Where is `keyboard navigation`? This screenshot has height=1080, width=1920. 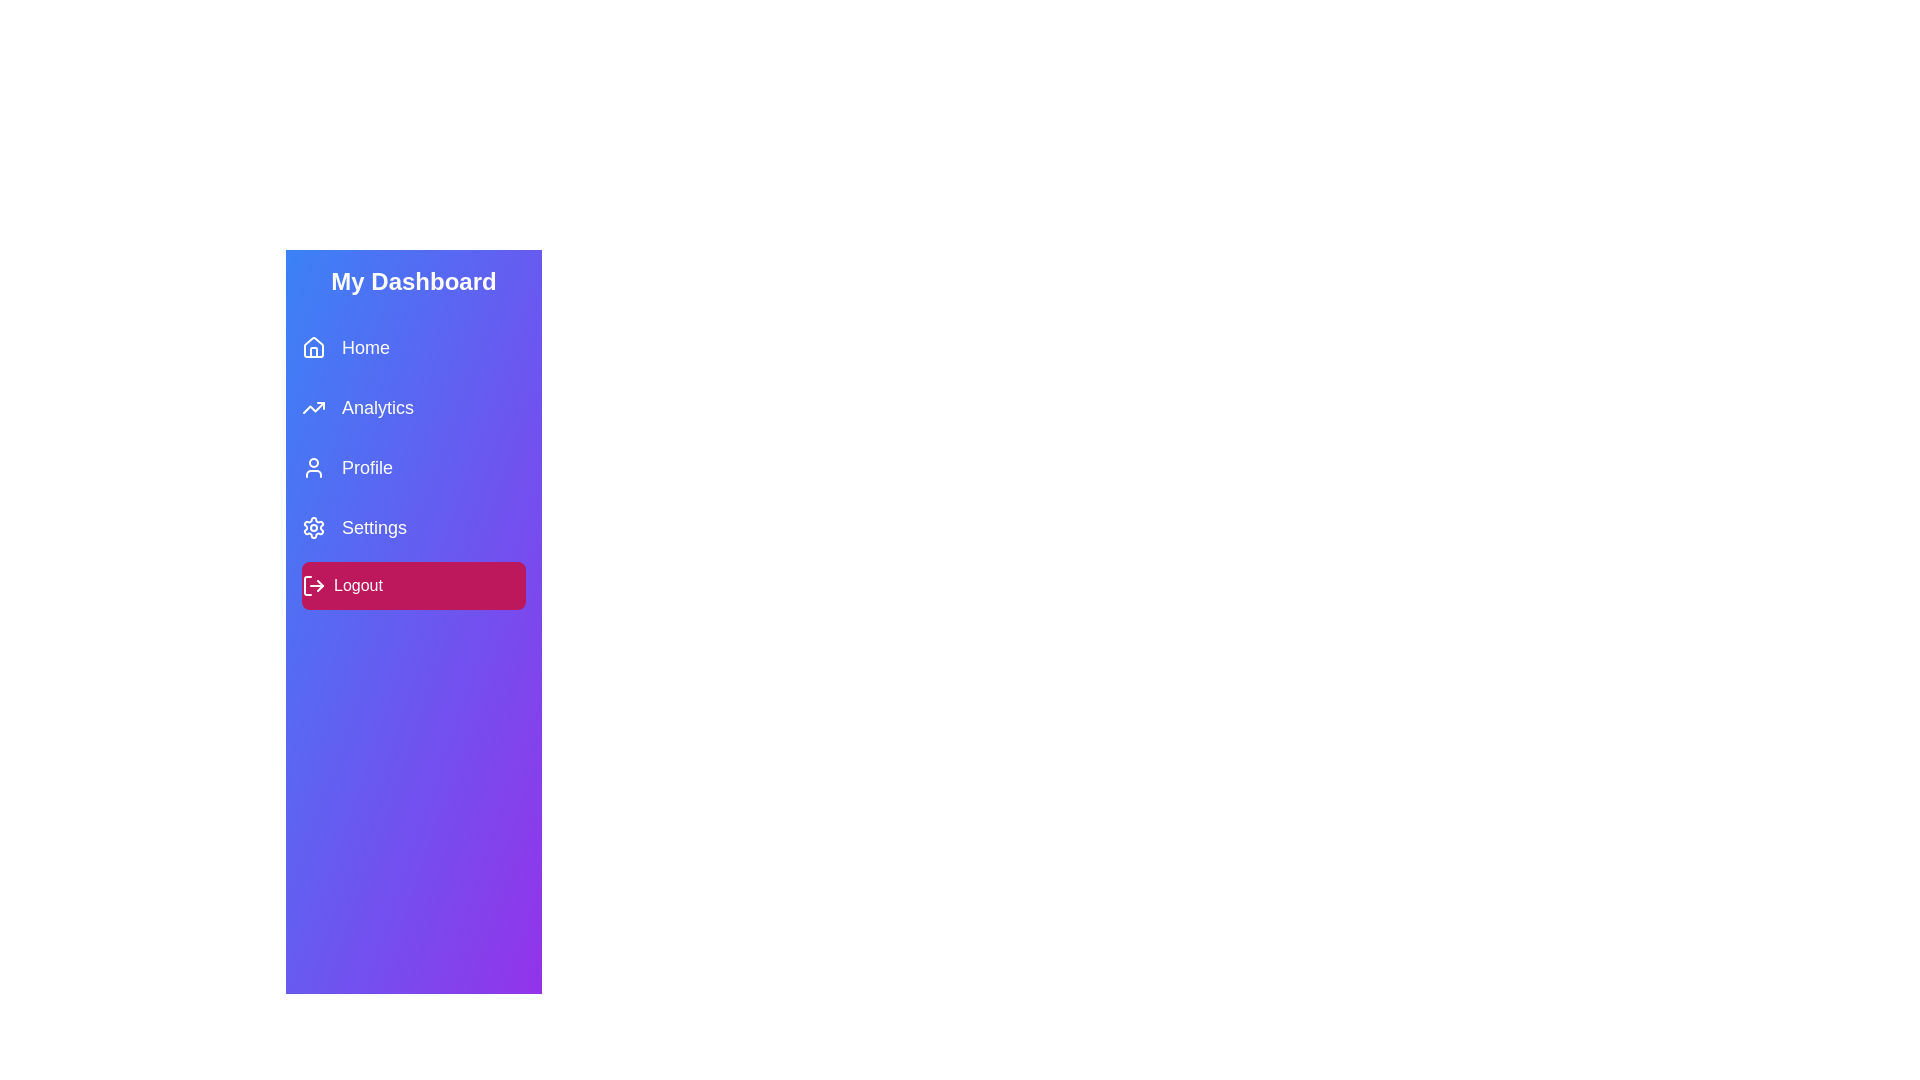
keyboard navigation is located at coordinates (367, 467).